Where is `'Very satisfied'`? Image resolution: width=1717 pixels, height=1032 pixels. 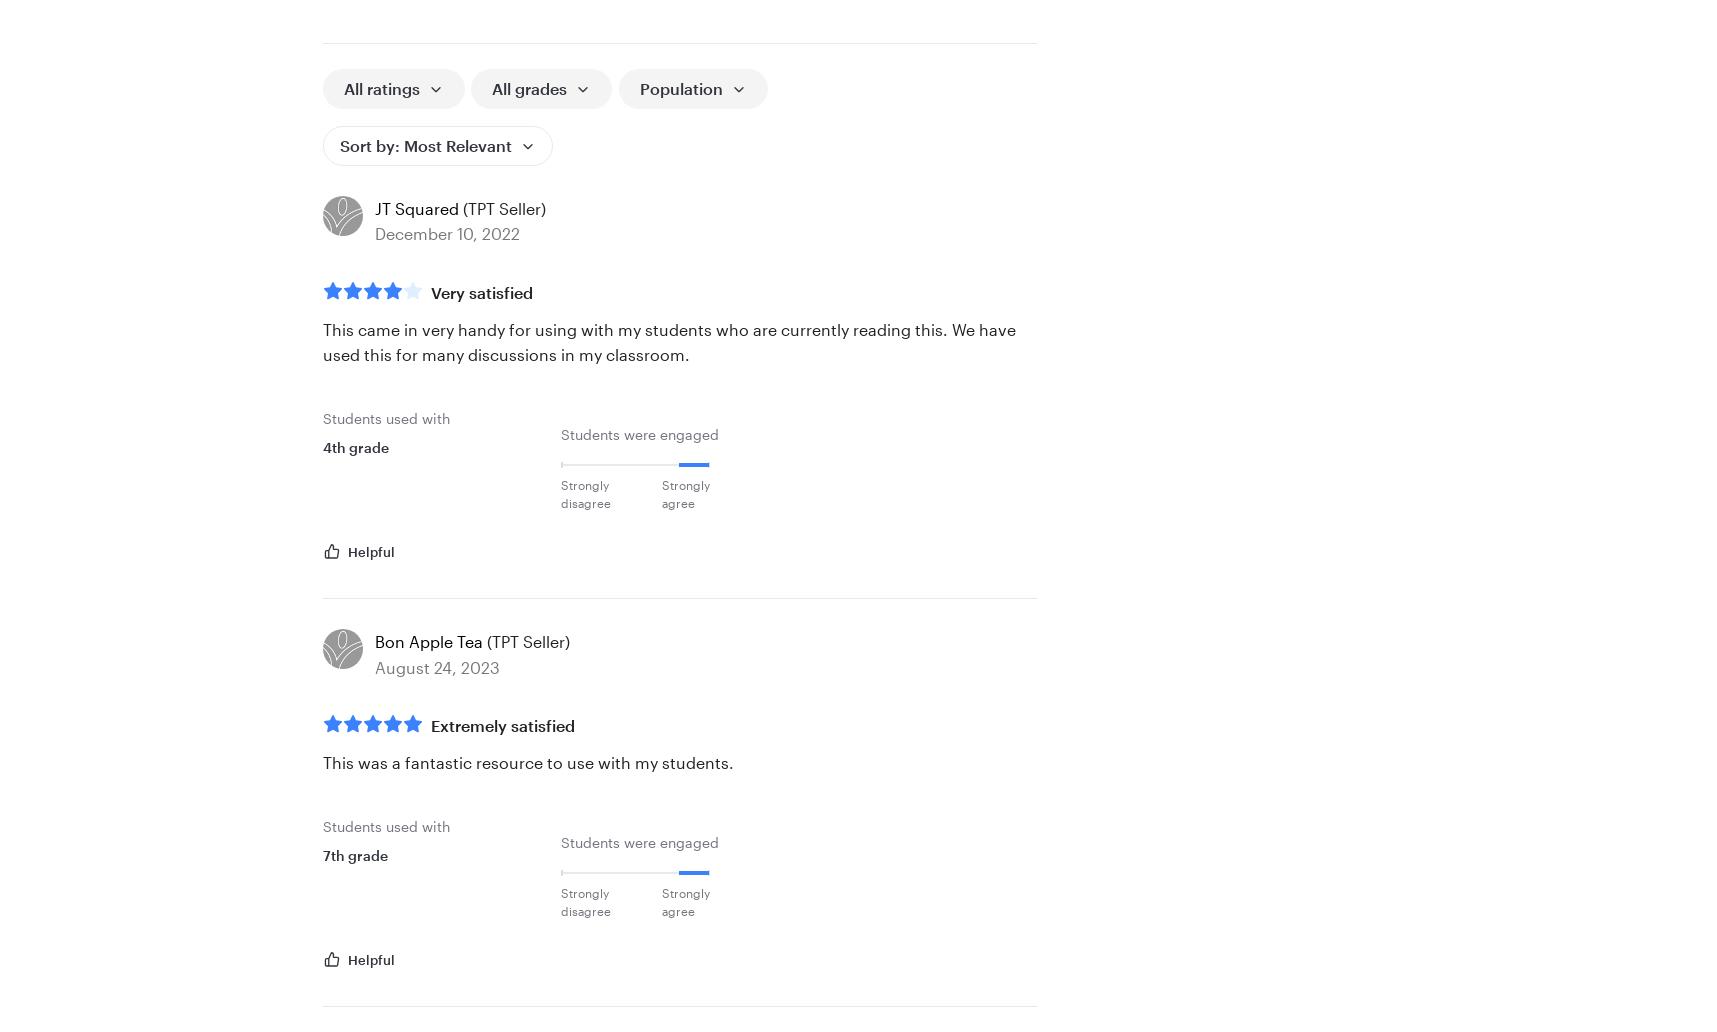
'Very satisfied' is located at coordinates (480, 291).